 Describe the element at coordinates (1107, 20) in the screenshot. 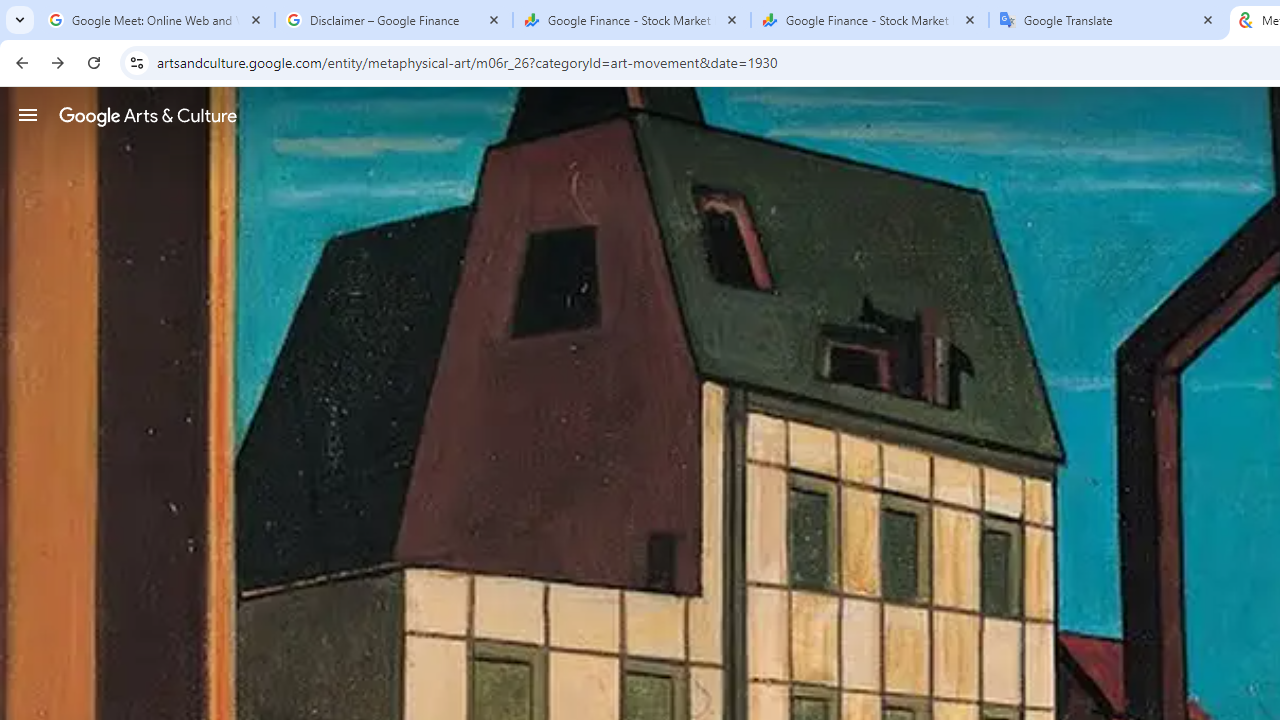

I see `'Google Translate'` at that location.